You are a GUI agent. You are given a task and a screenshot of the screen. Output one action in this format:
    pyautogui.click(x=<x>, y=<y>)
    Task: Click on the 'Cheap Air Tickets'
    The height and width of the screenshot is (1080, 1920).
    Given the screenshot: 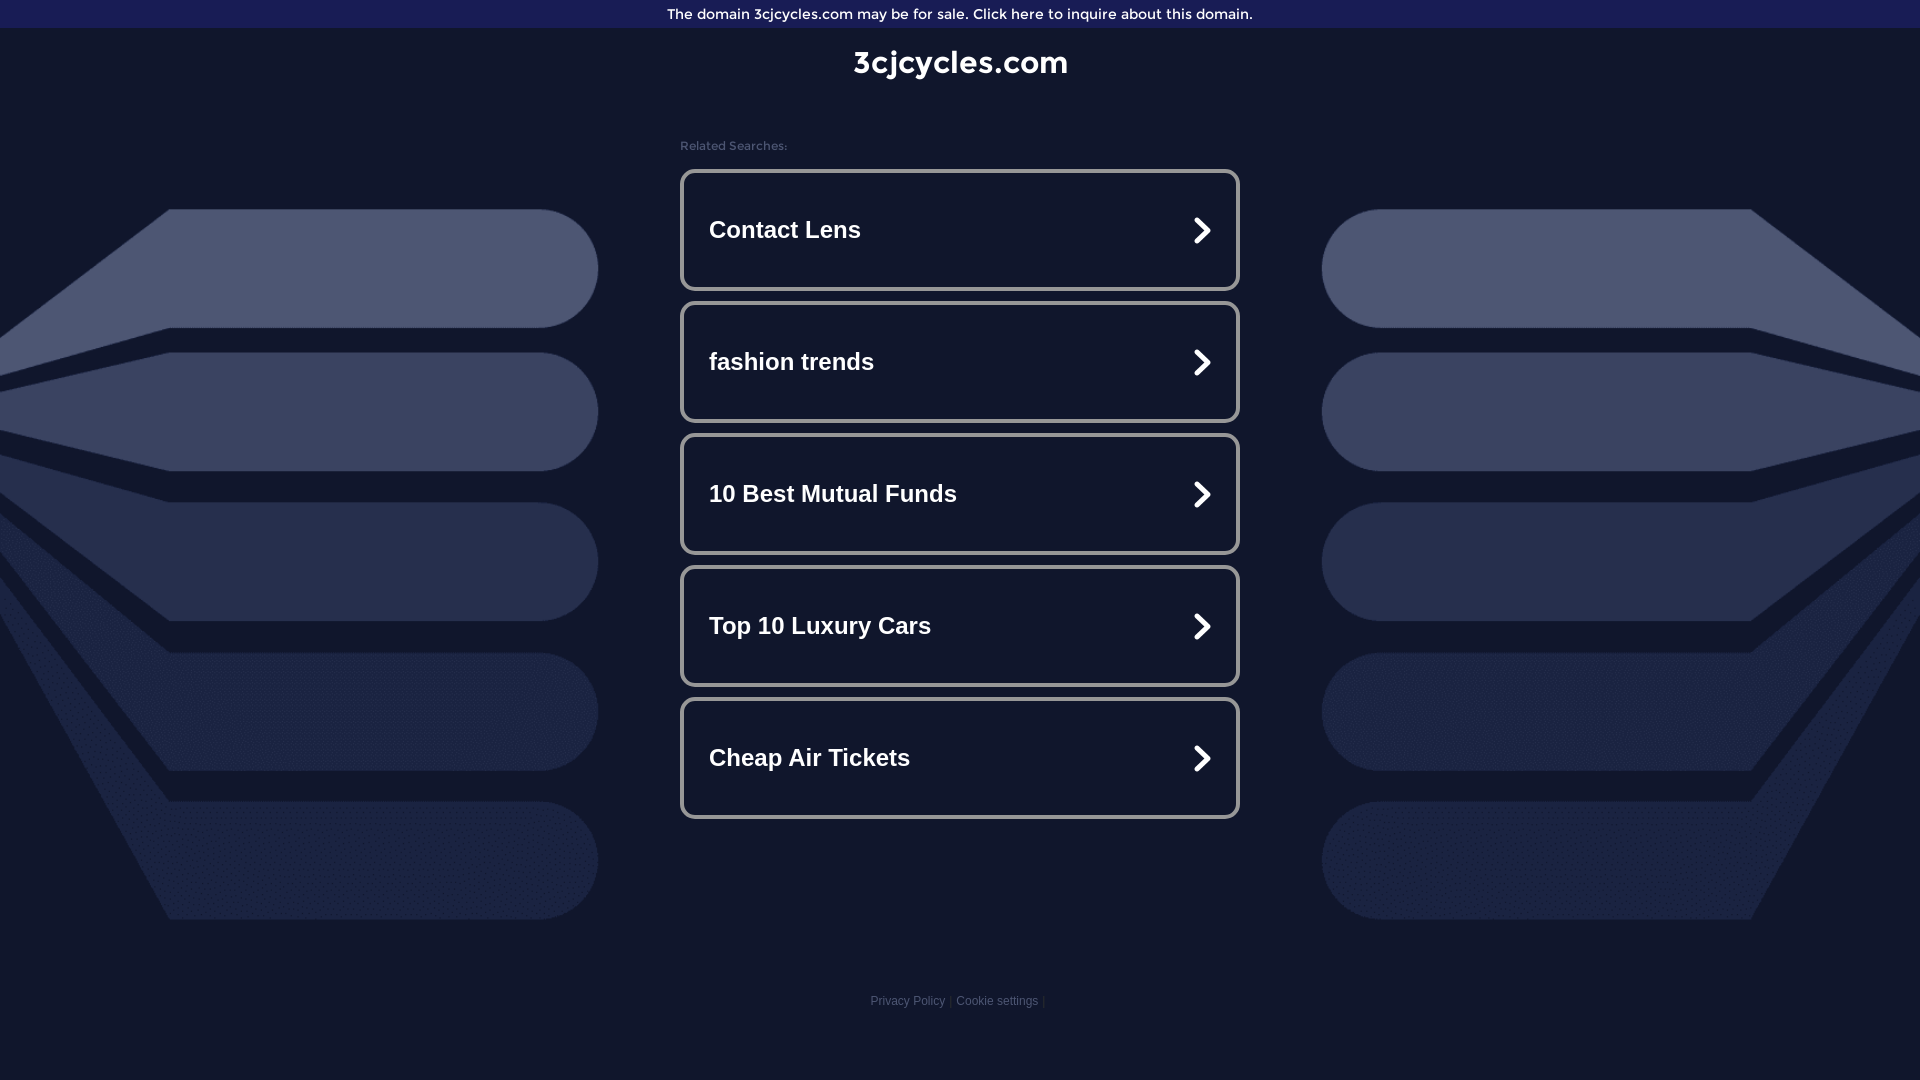 What is the action you would take?
    pyautogui.click(x=960, y=758)
    